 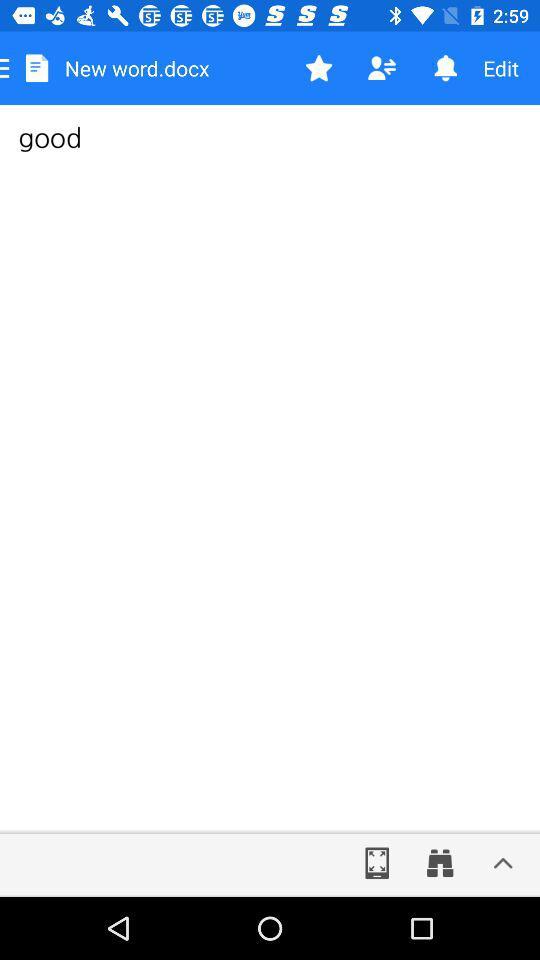 What do you see at coordinates (319, 68) in the screenshot?
I see `mark as favorite` at bounding box center [319, 68].